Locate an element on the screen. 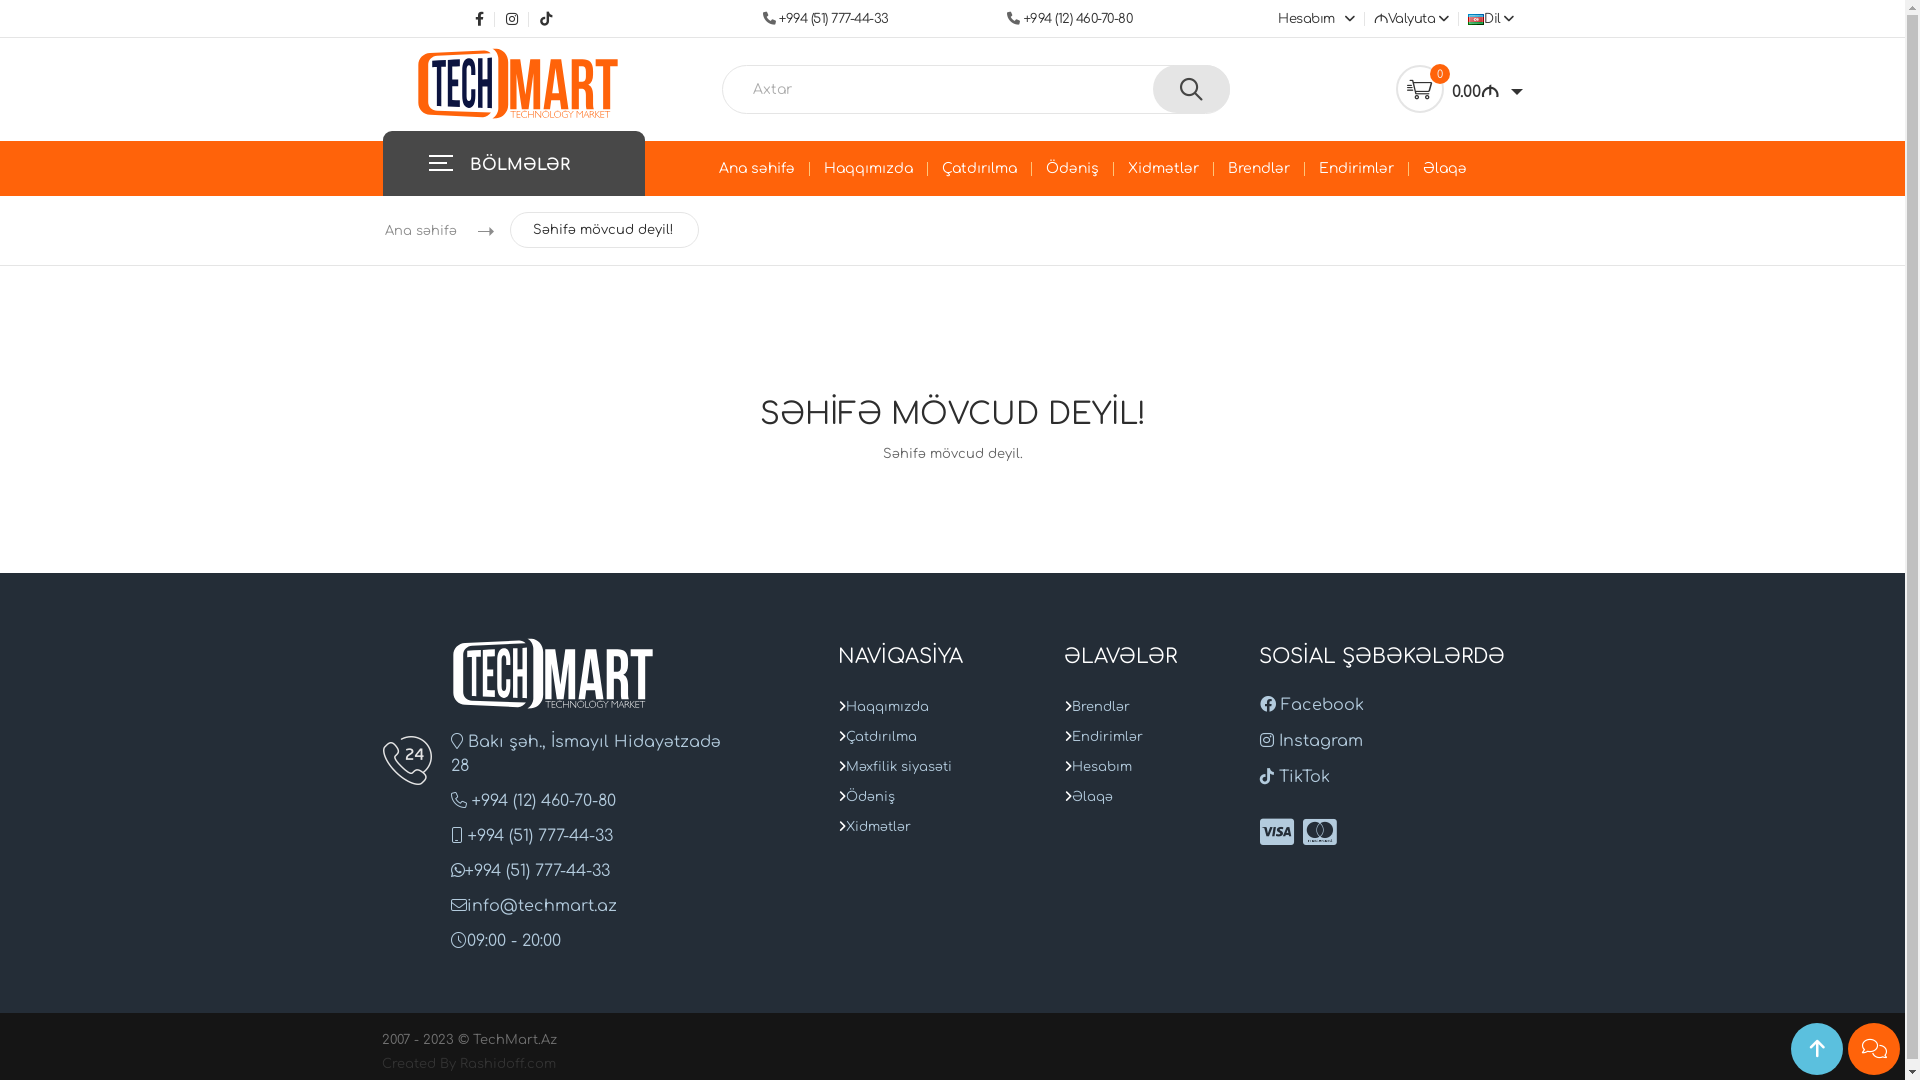 The width and height of the screenshot is (1920, 1080). 'TechMart.Az' is located at coordinates (518, 82).